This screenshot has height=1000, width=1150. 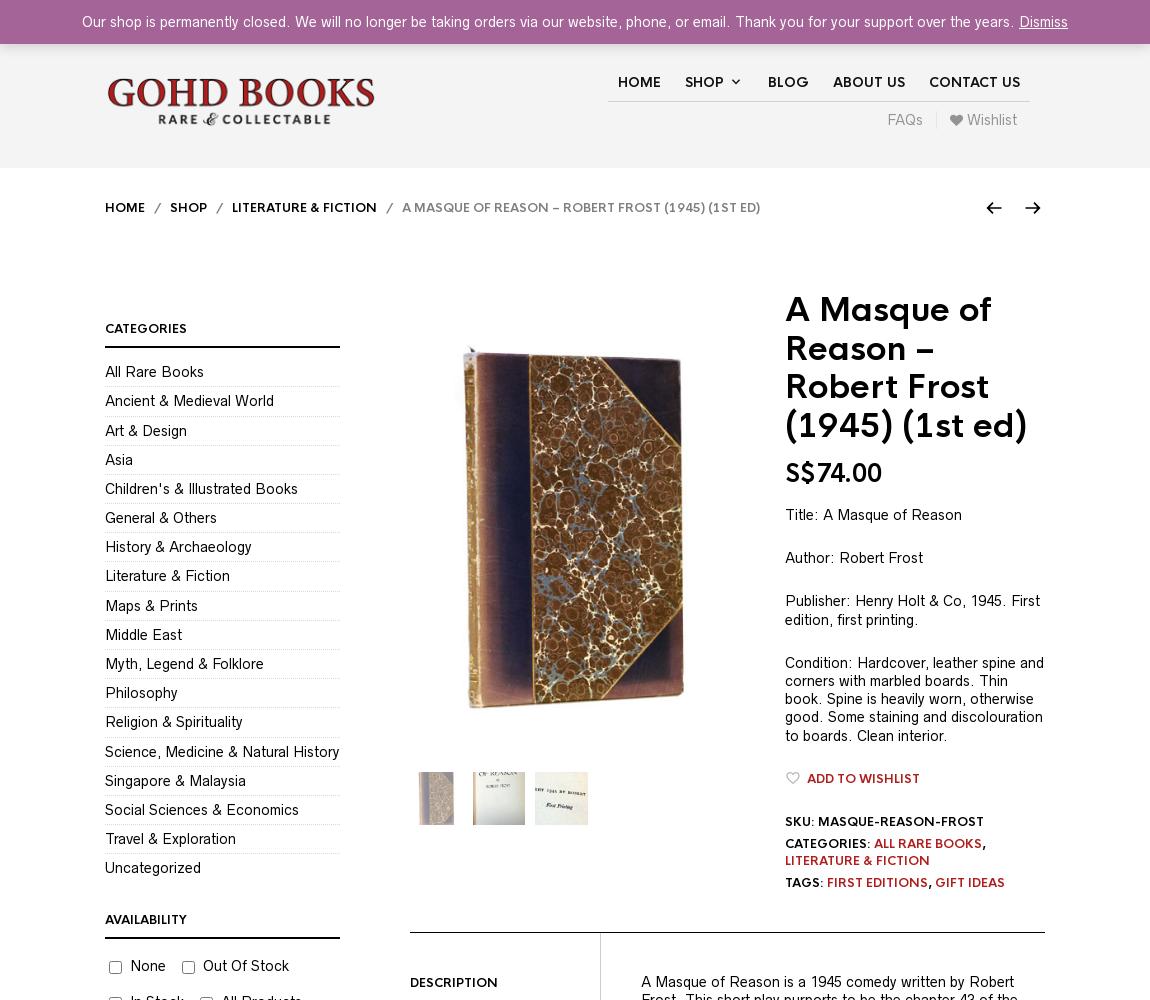 What do you see at coordinates (766, 81) in the screenshot?
I see `'Blog'` at bounding box center [766, 81].